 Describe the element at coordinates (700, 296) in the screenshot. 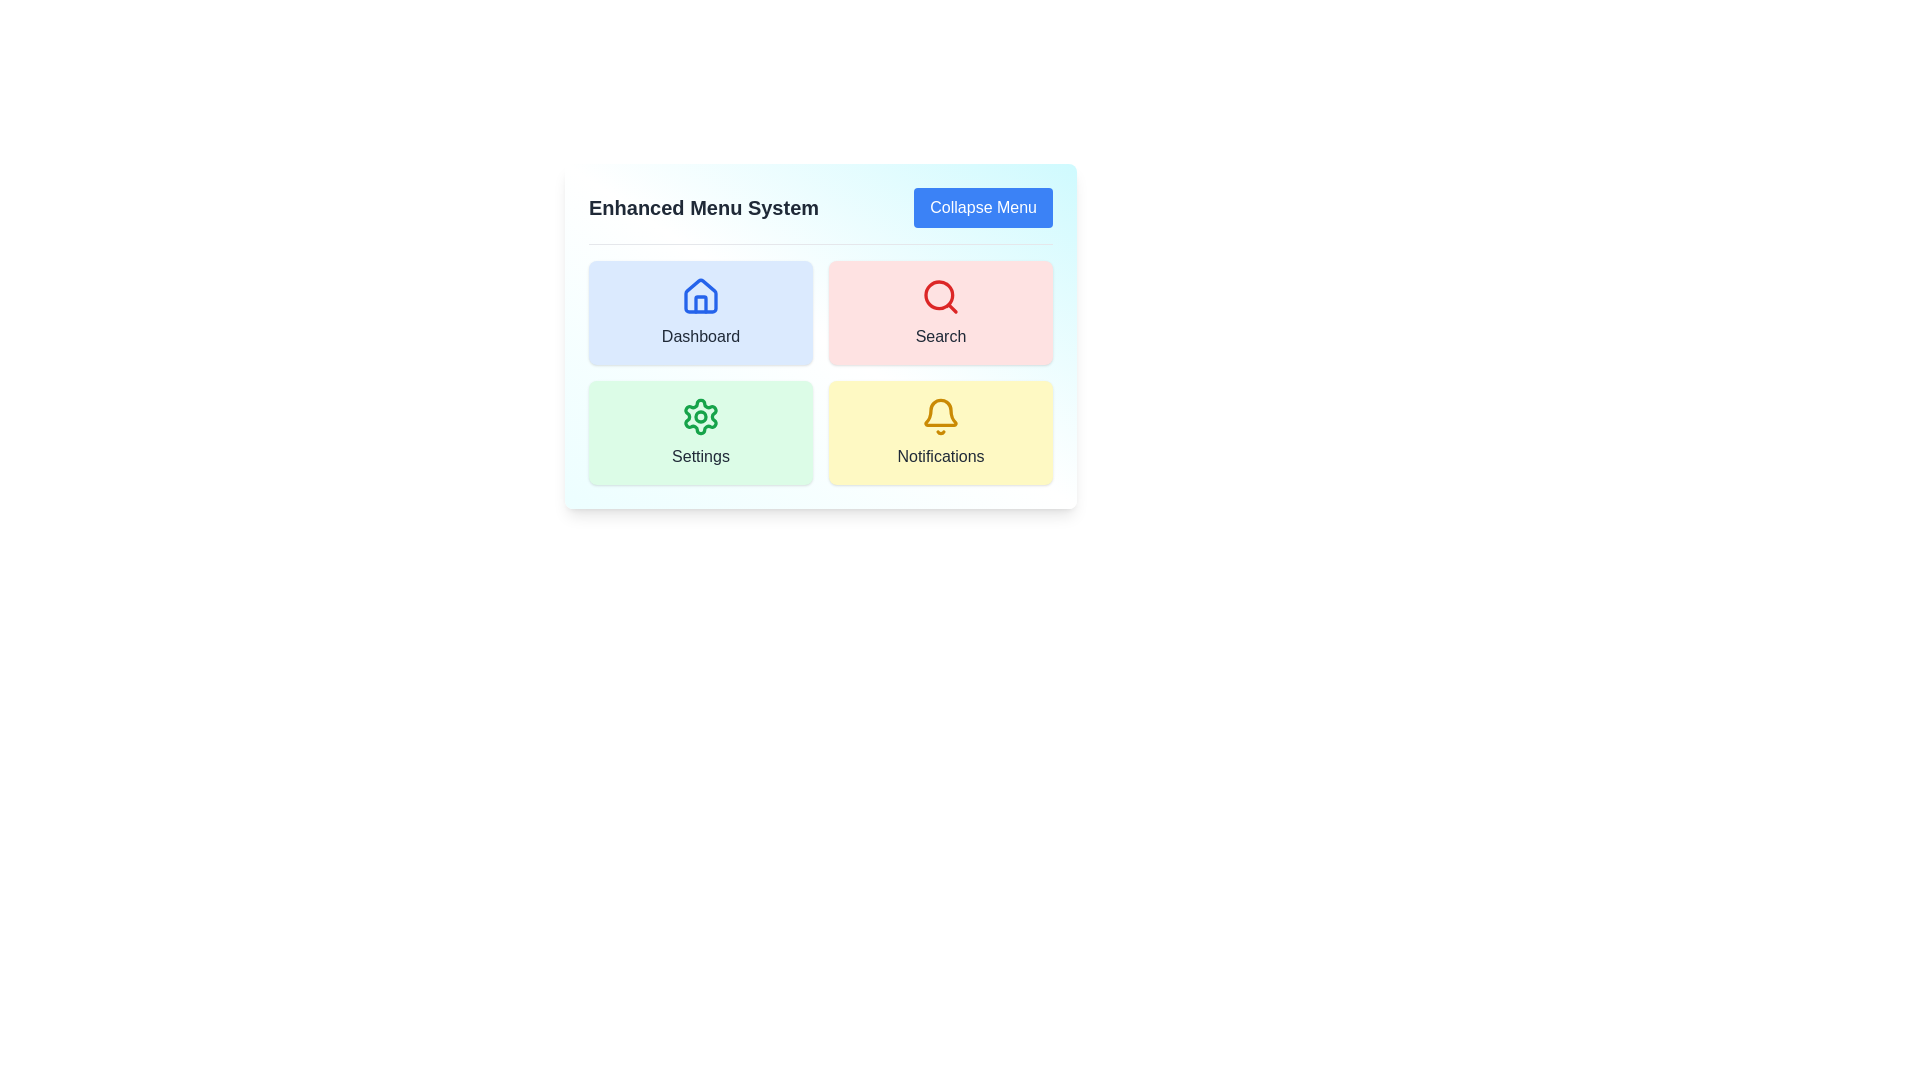

I see `the blue house icon located within the 'Dashboard' button in the upper-left quadrant of the grid layout` at that location.